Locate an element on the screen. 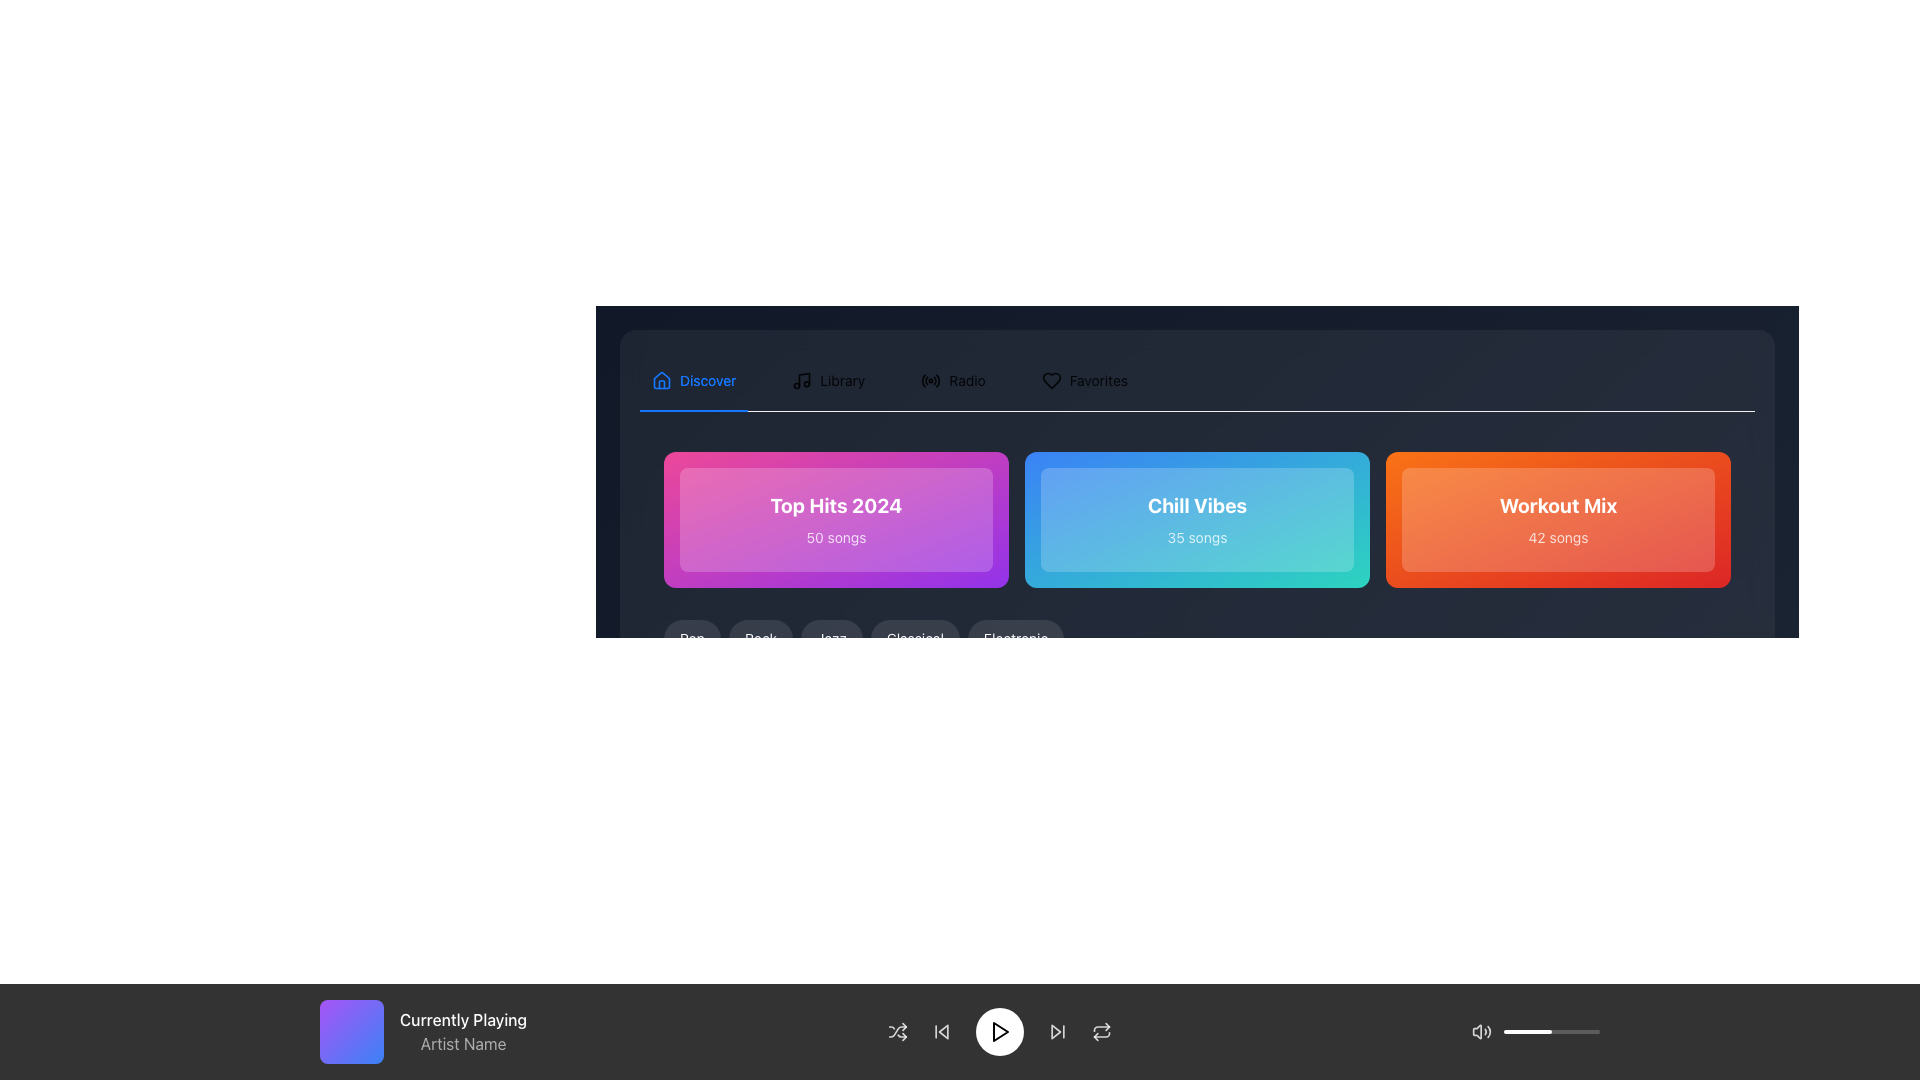  the slider position is located at coordinates (1553, 1032).